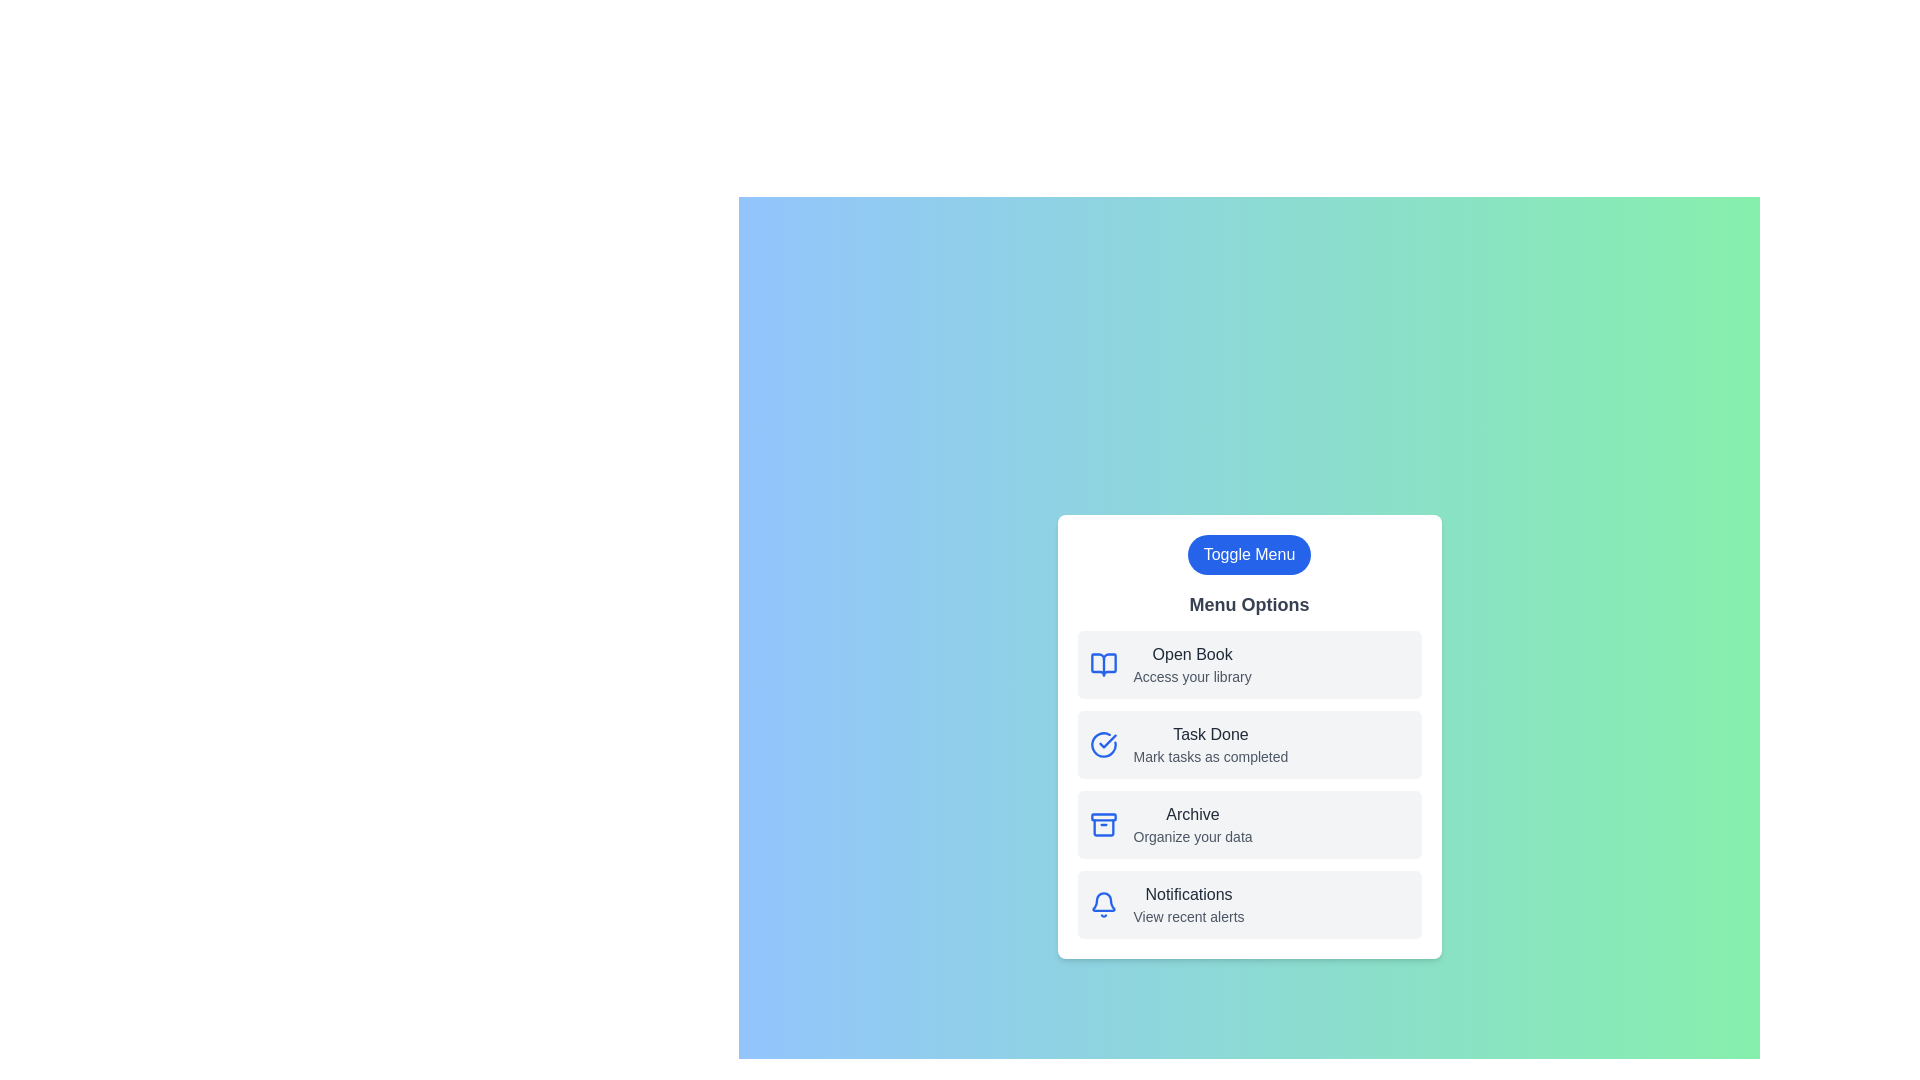 This screenshot has height=1080, width=1920. What do you see at coordinates (1209, 735) in the screenshot?
I see `the 'Task Done' menu item to mark tasks as completed` at bounding box center [1209, 735].